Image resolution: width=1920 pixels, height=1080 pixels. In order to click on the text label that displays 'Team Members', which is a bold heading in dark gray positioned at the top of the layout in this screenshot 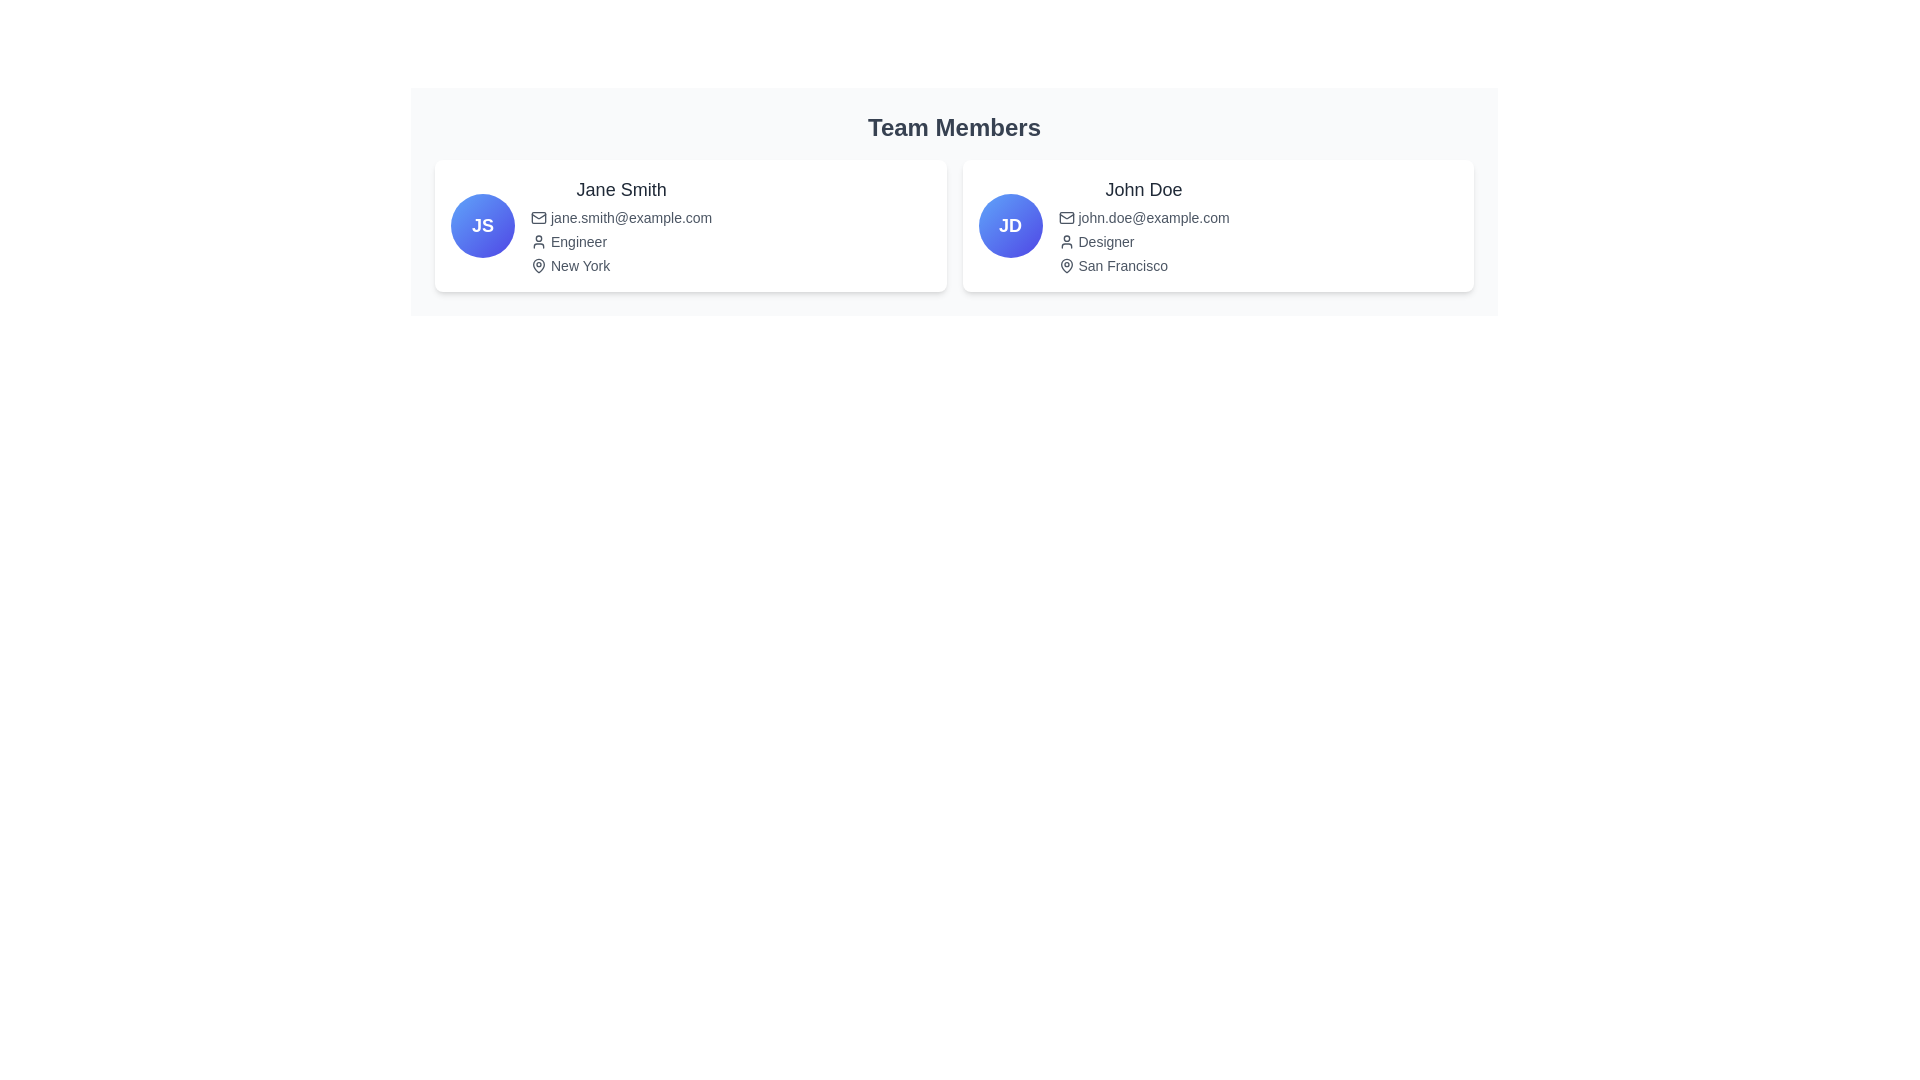, I will do `click(953, 127)`.